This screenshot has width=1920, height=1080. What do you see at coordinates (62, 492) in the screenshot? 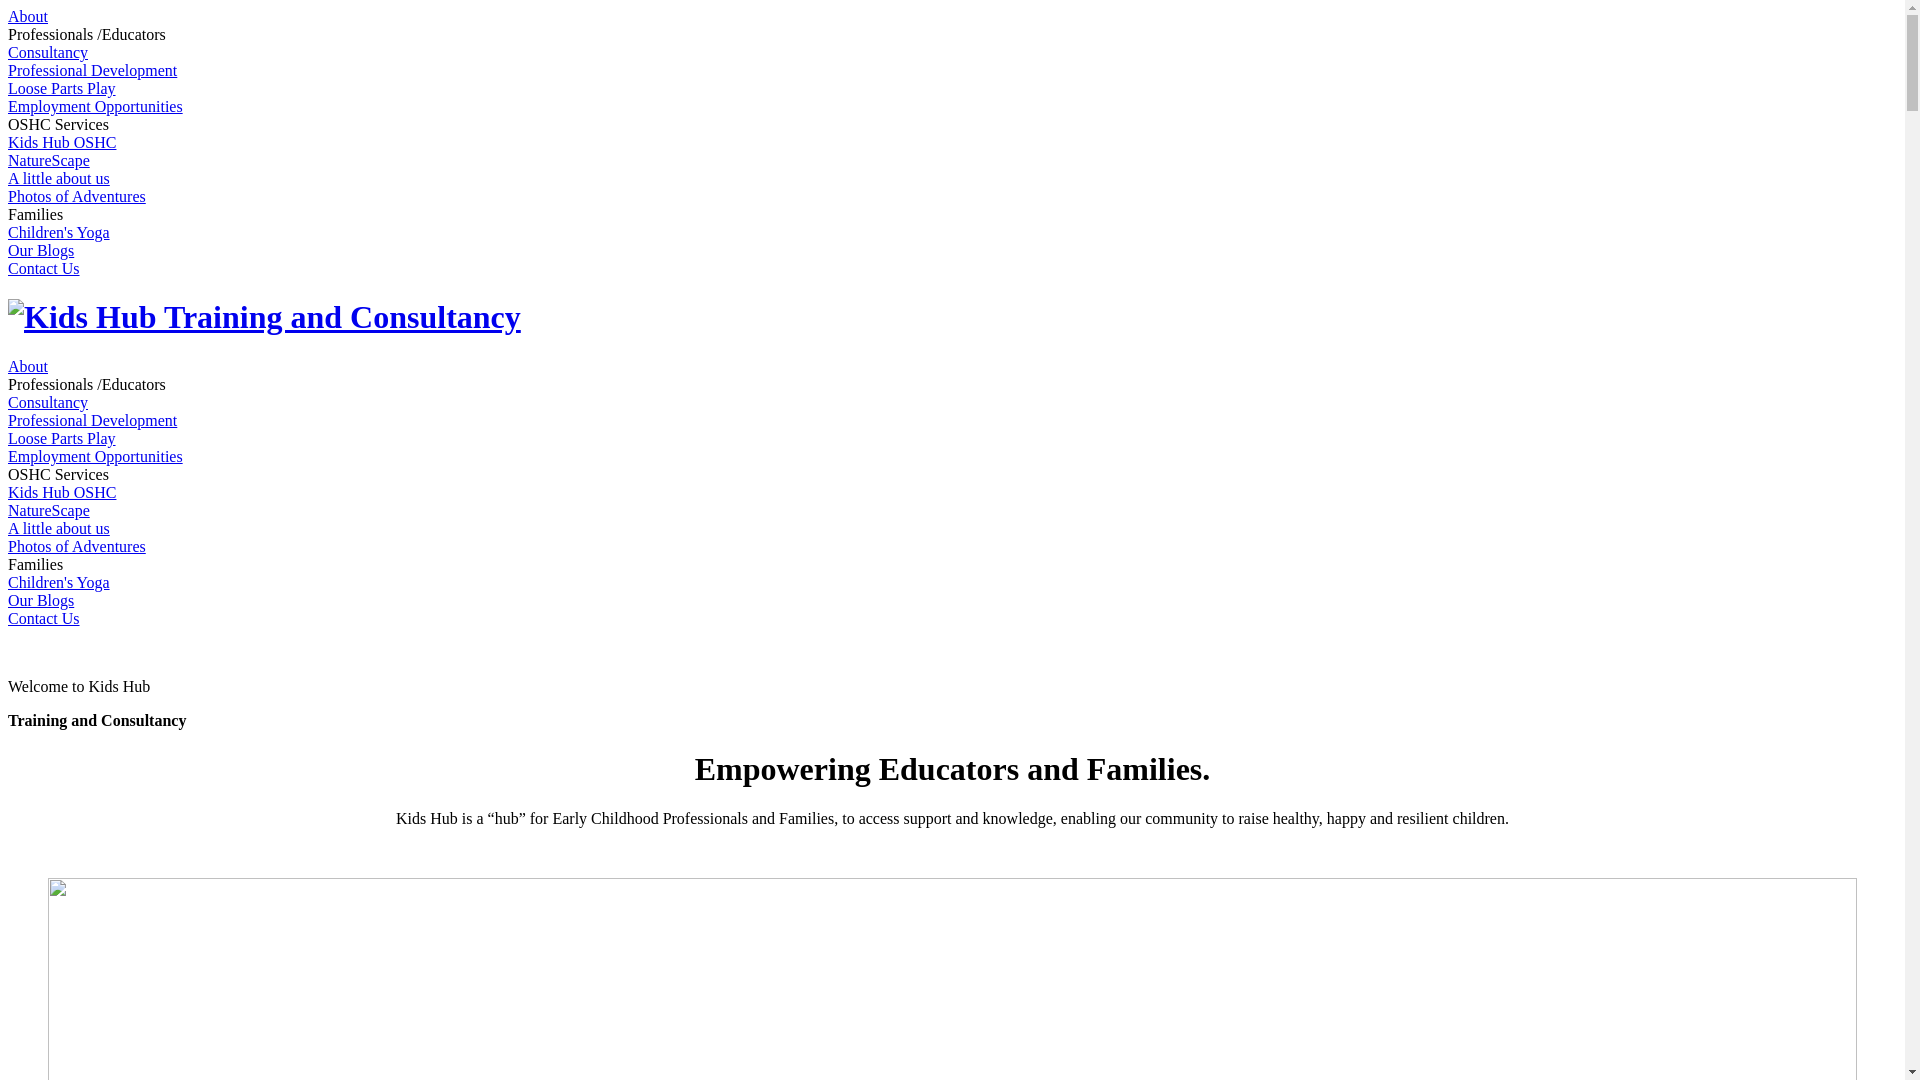
I see `'Kids Hub OSHC'` at bounding box center [62, 492].